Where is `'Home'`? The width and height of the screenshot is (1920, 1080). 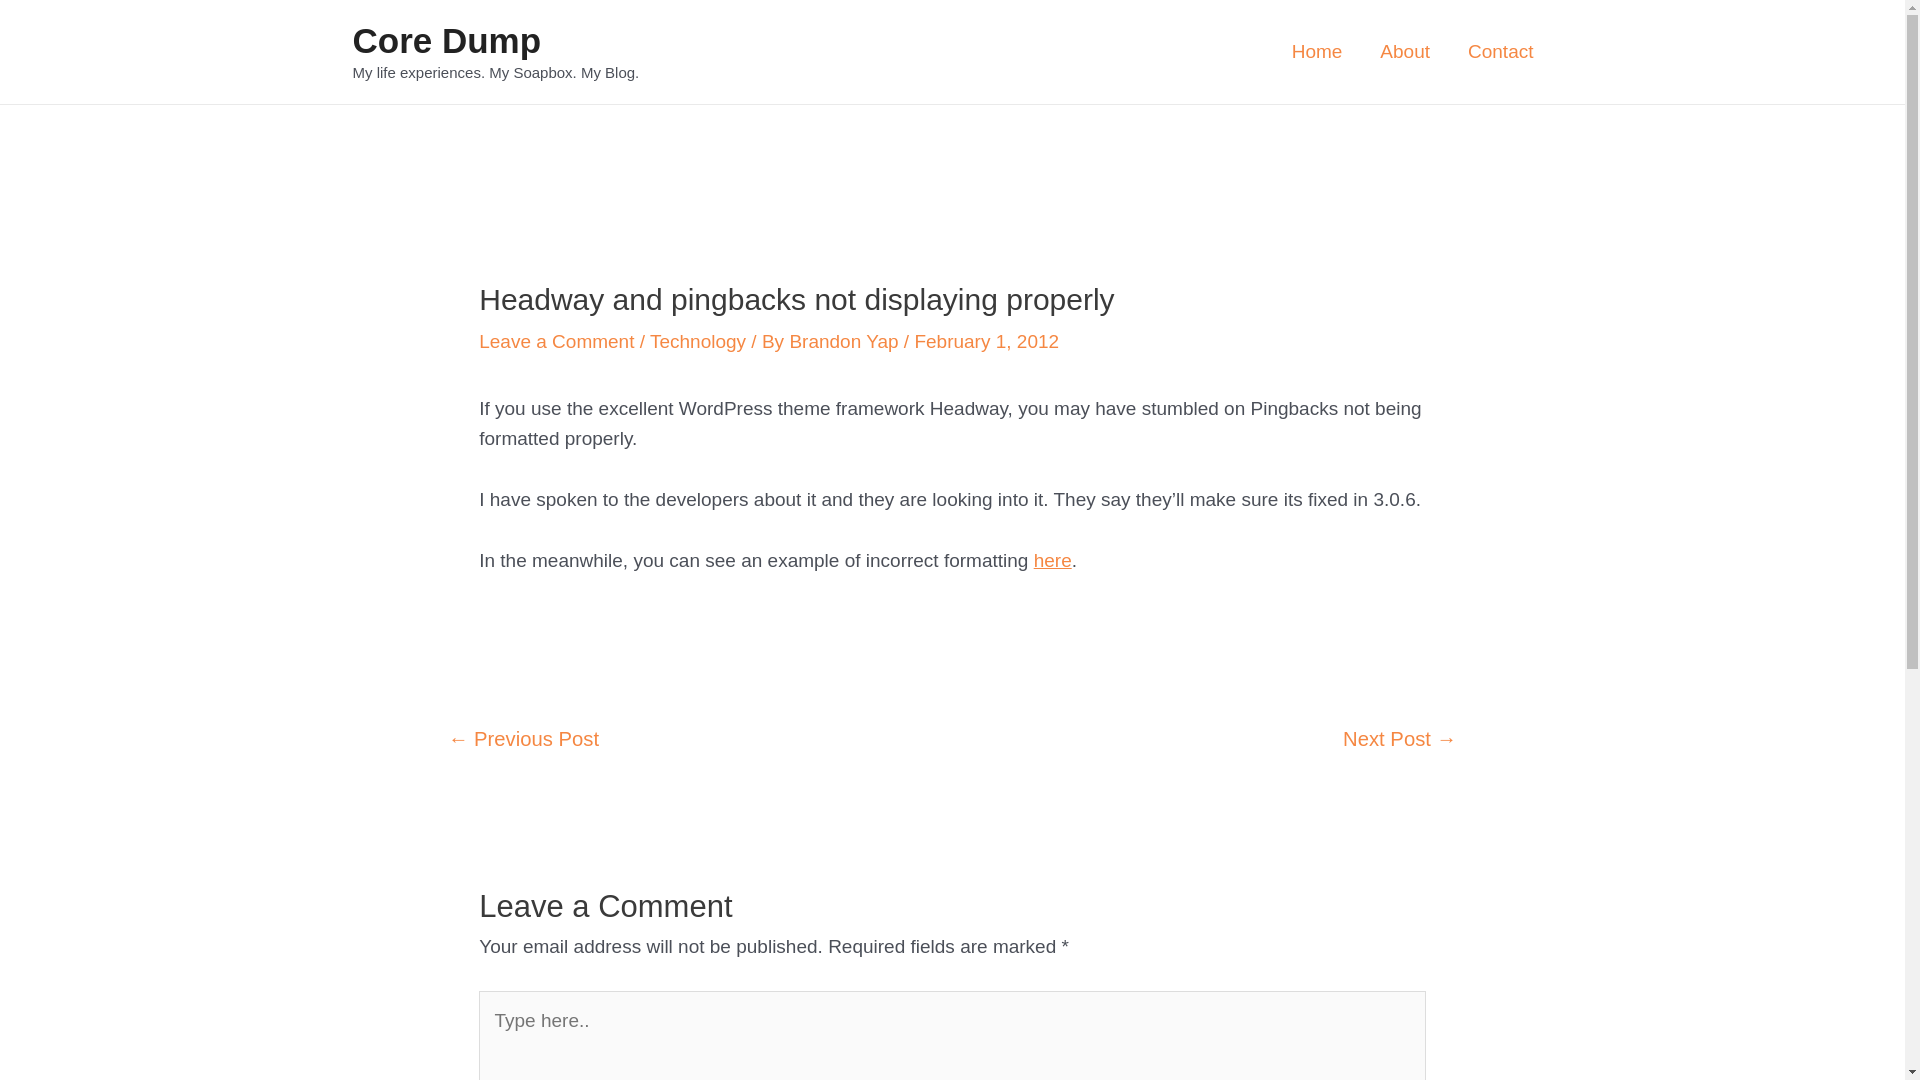
'Home' is located at coordinates (1317, 50).